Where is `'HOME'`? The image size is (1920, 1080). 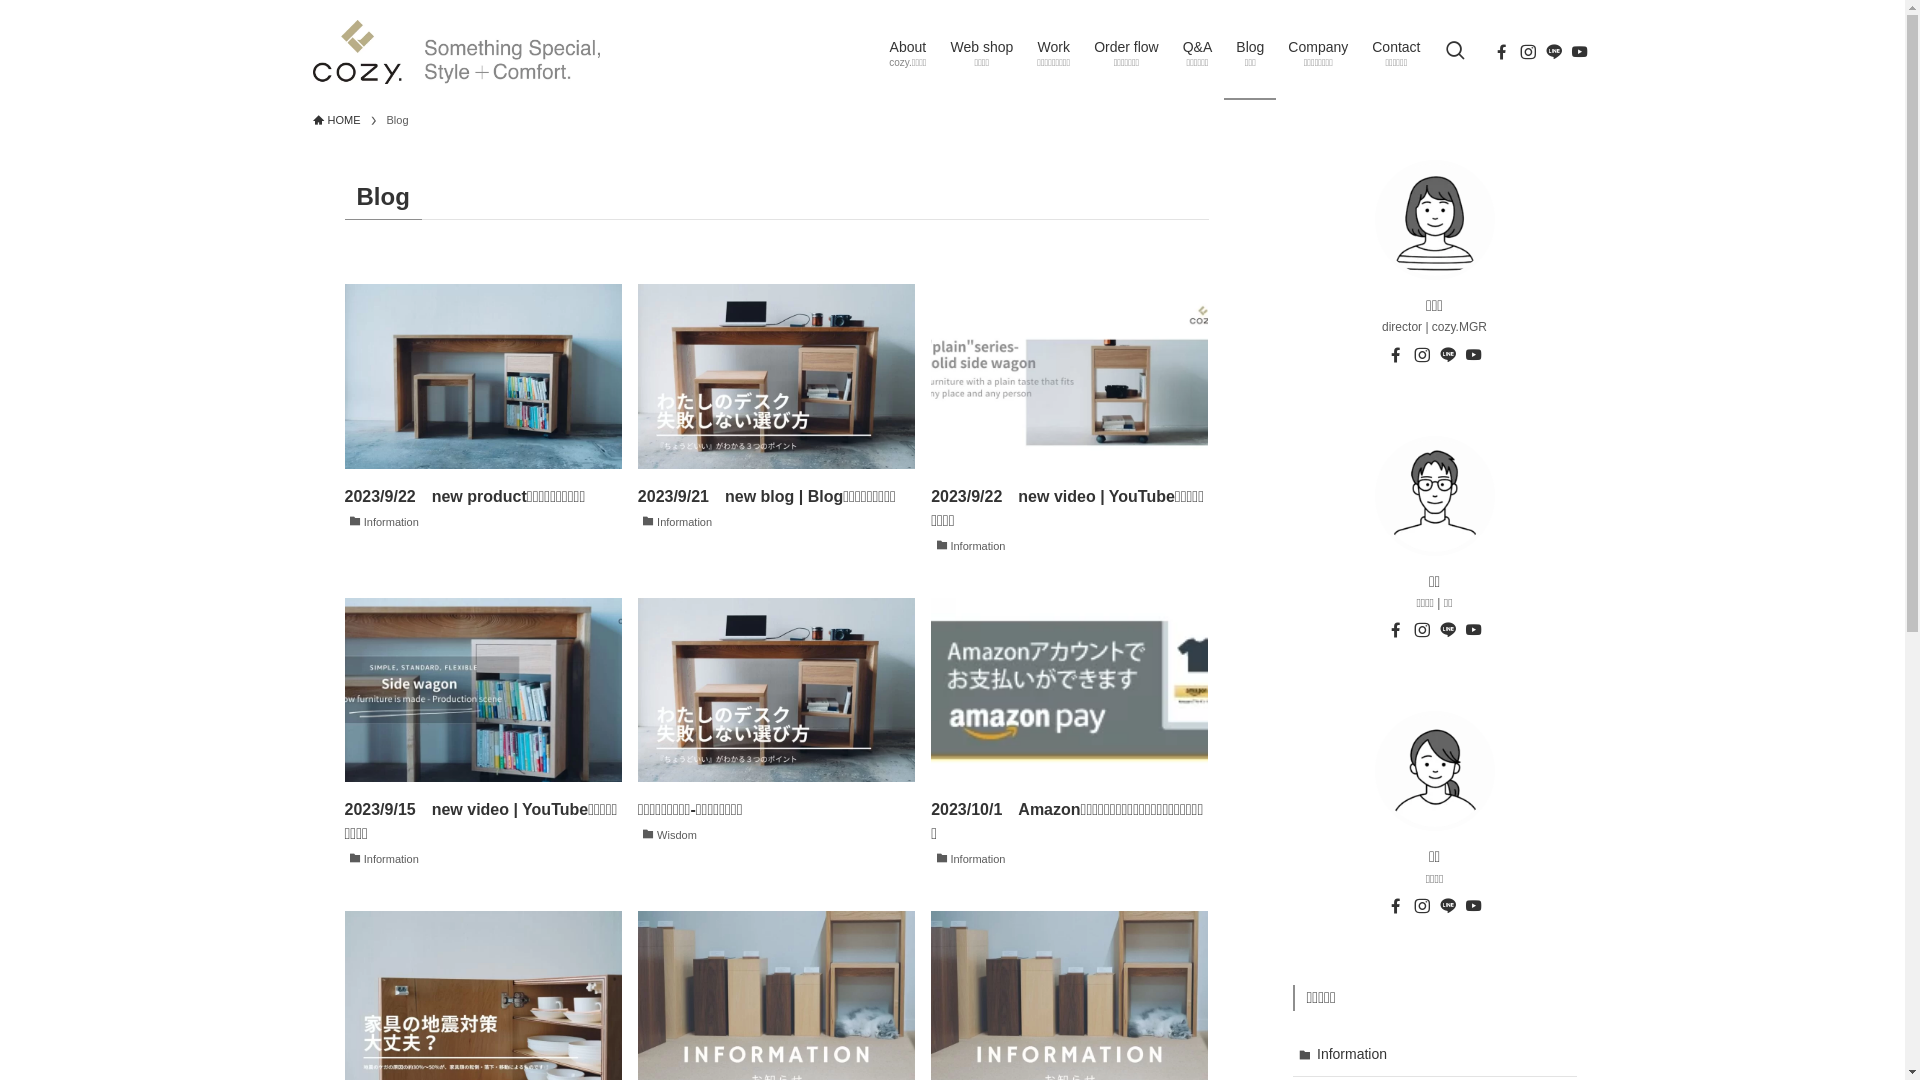
'HOME' is located at coordinates (336, 120).